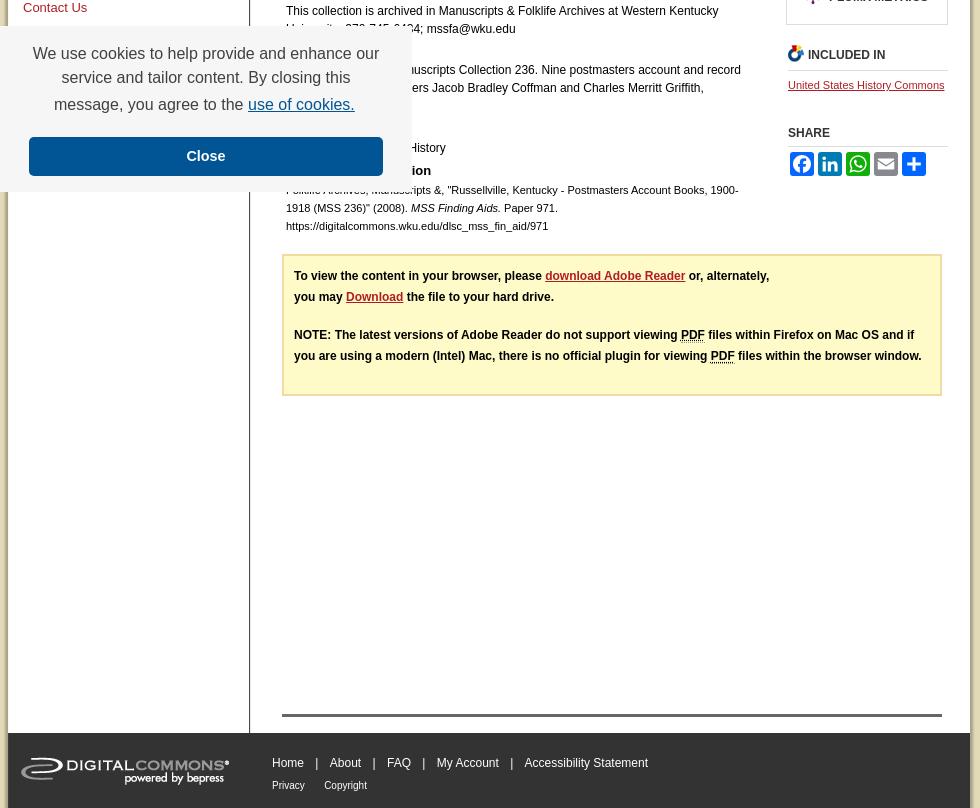 This screenshot has width=980, height=808. Describe the element at coordinates (319, 127) in the screenshot. I see `'Disciplines'` at that location.